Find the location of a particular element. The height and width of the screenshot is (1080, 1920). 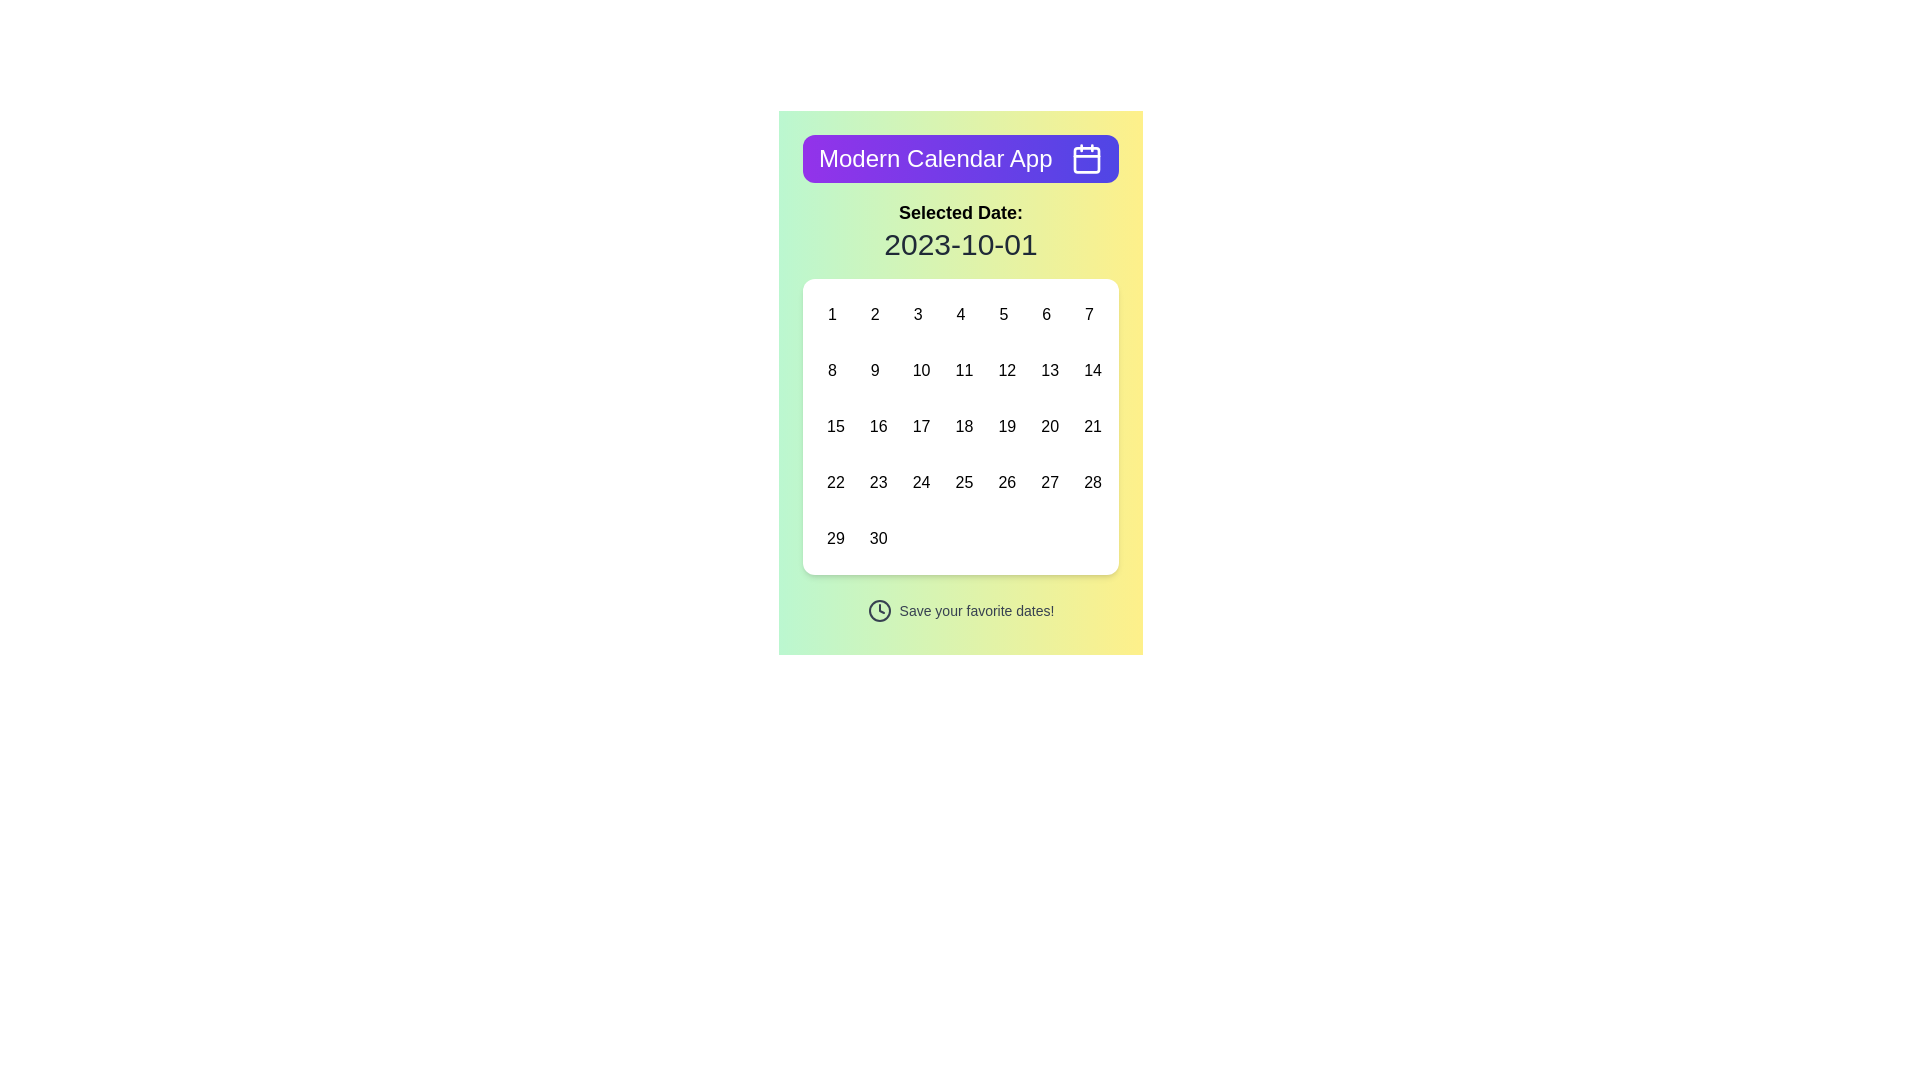

the Interactive calendar day button labeled '20' is located at coordinates (1045, 426).